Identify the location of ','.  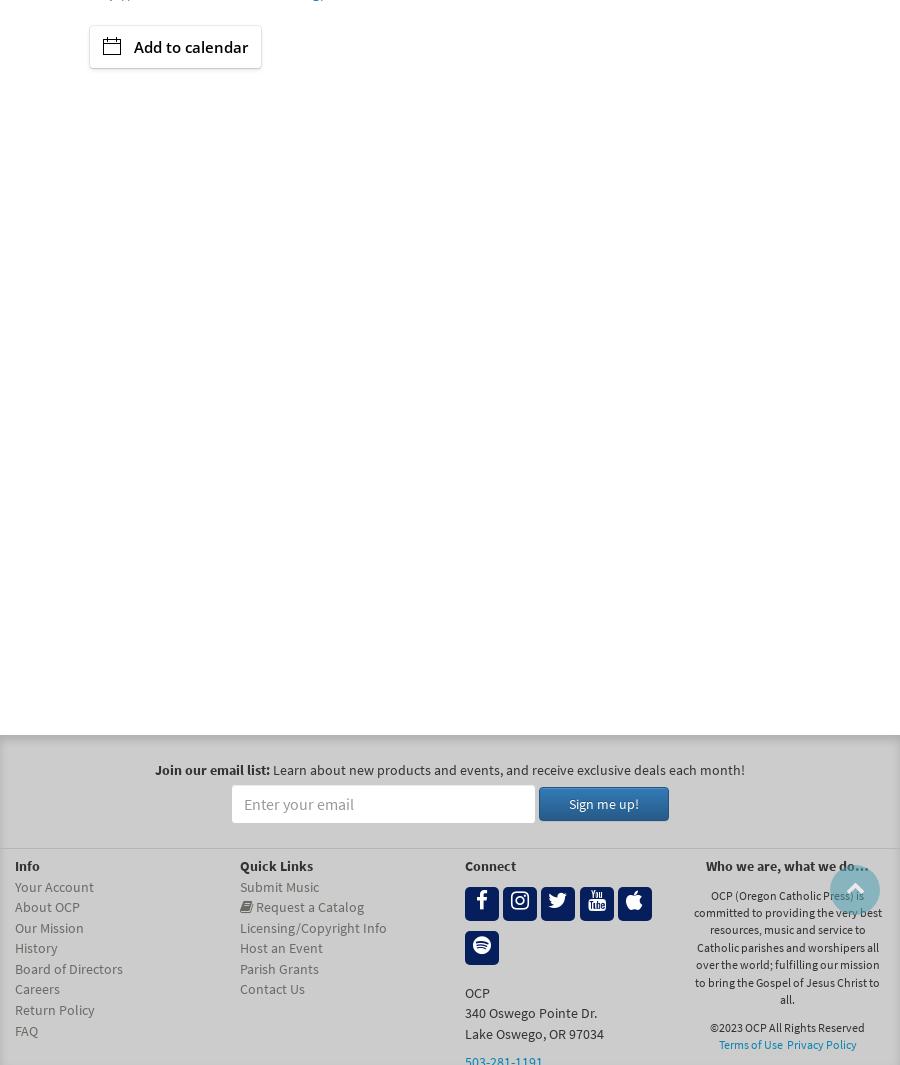
(541, 1033).